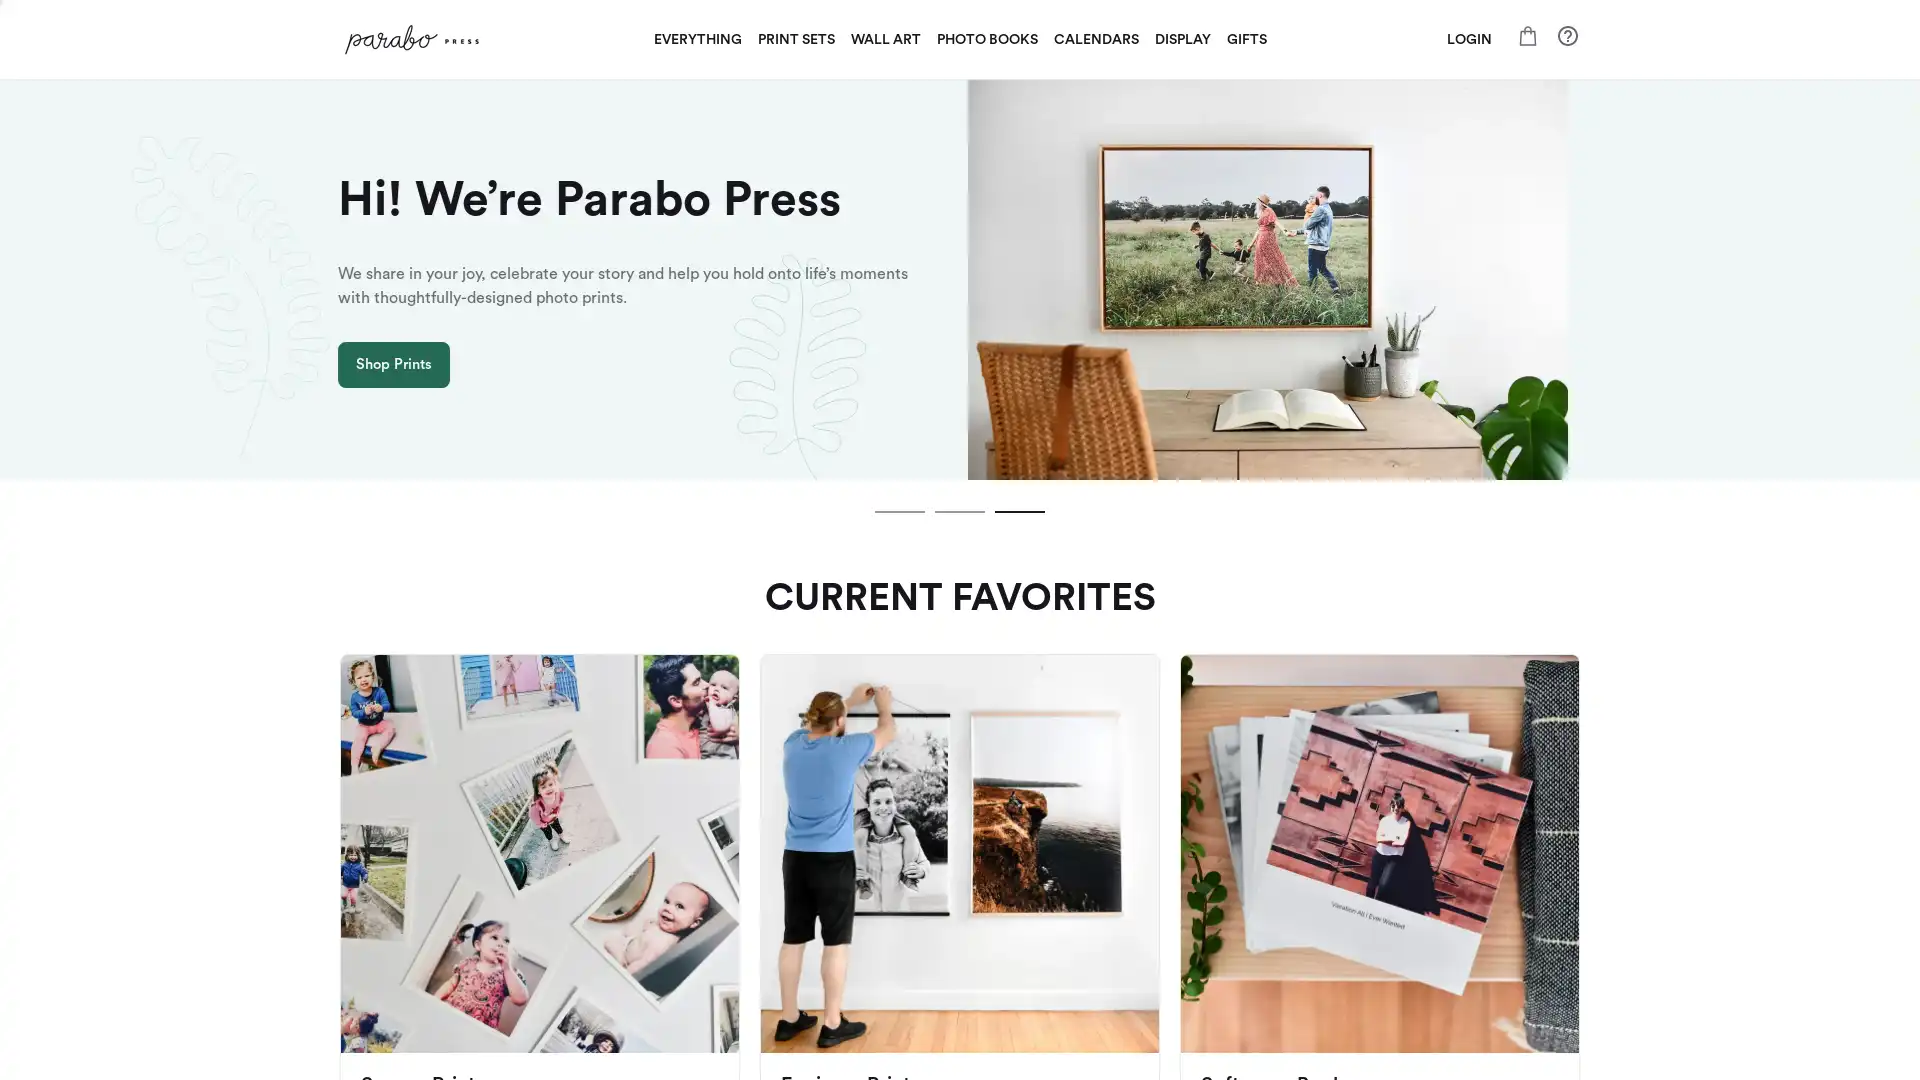  Describe the element at coordinates (1019, 511) in the screenshot. I see `slide dot` at that location.